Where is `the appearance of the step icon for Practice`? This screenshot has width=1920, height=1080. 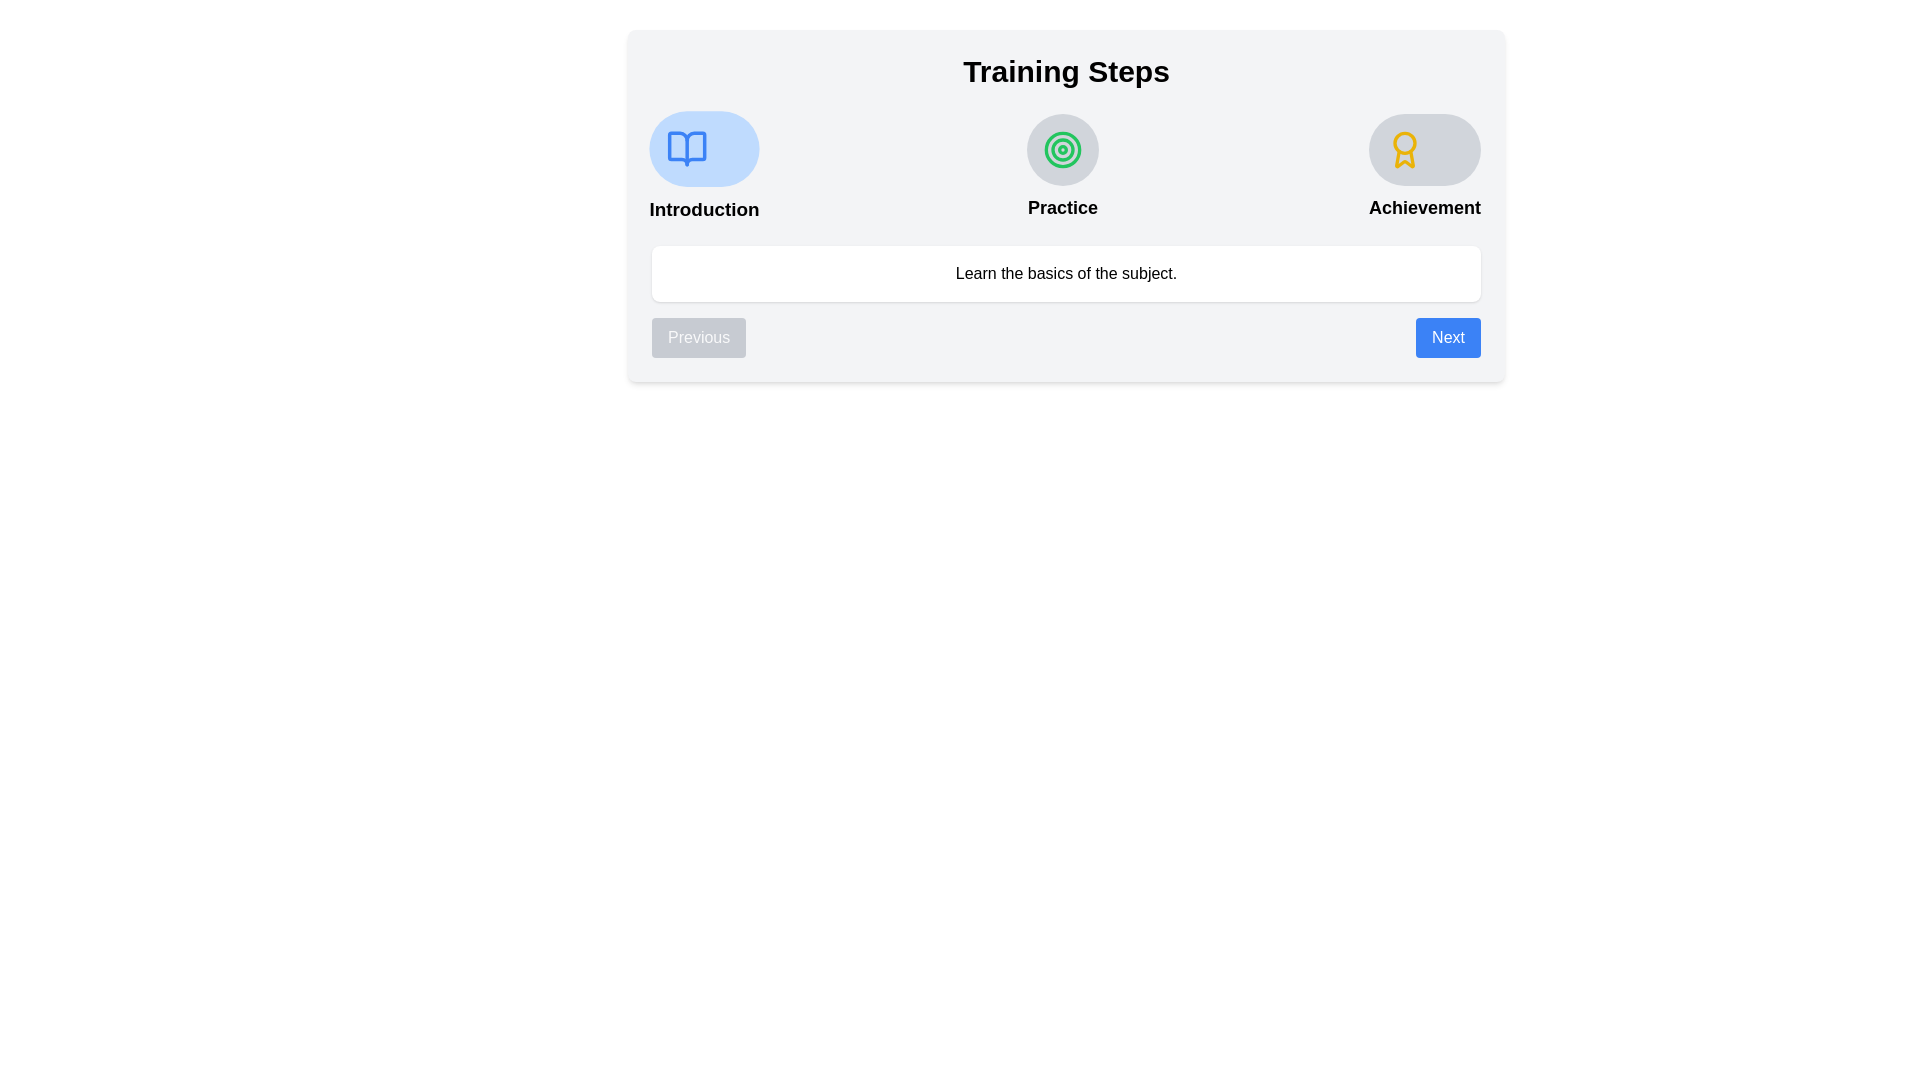 the appearance of the step icon for Practice is located at coordinates (1061, 149).